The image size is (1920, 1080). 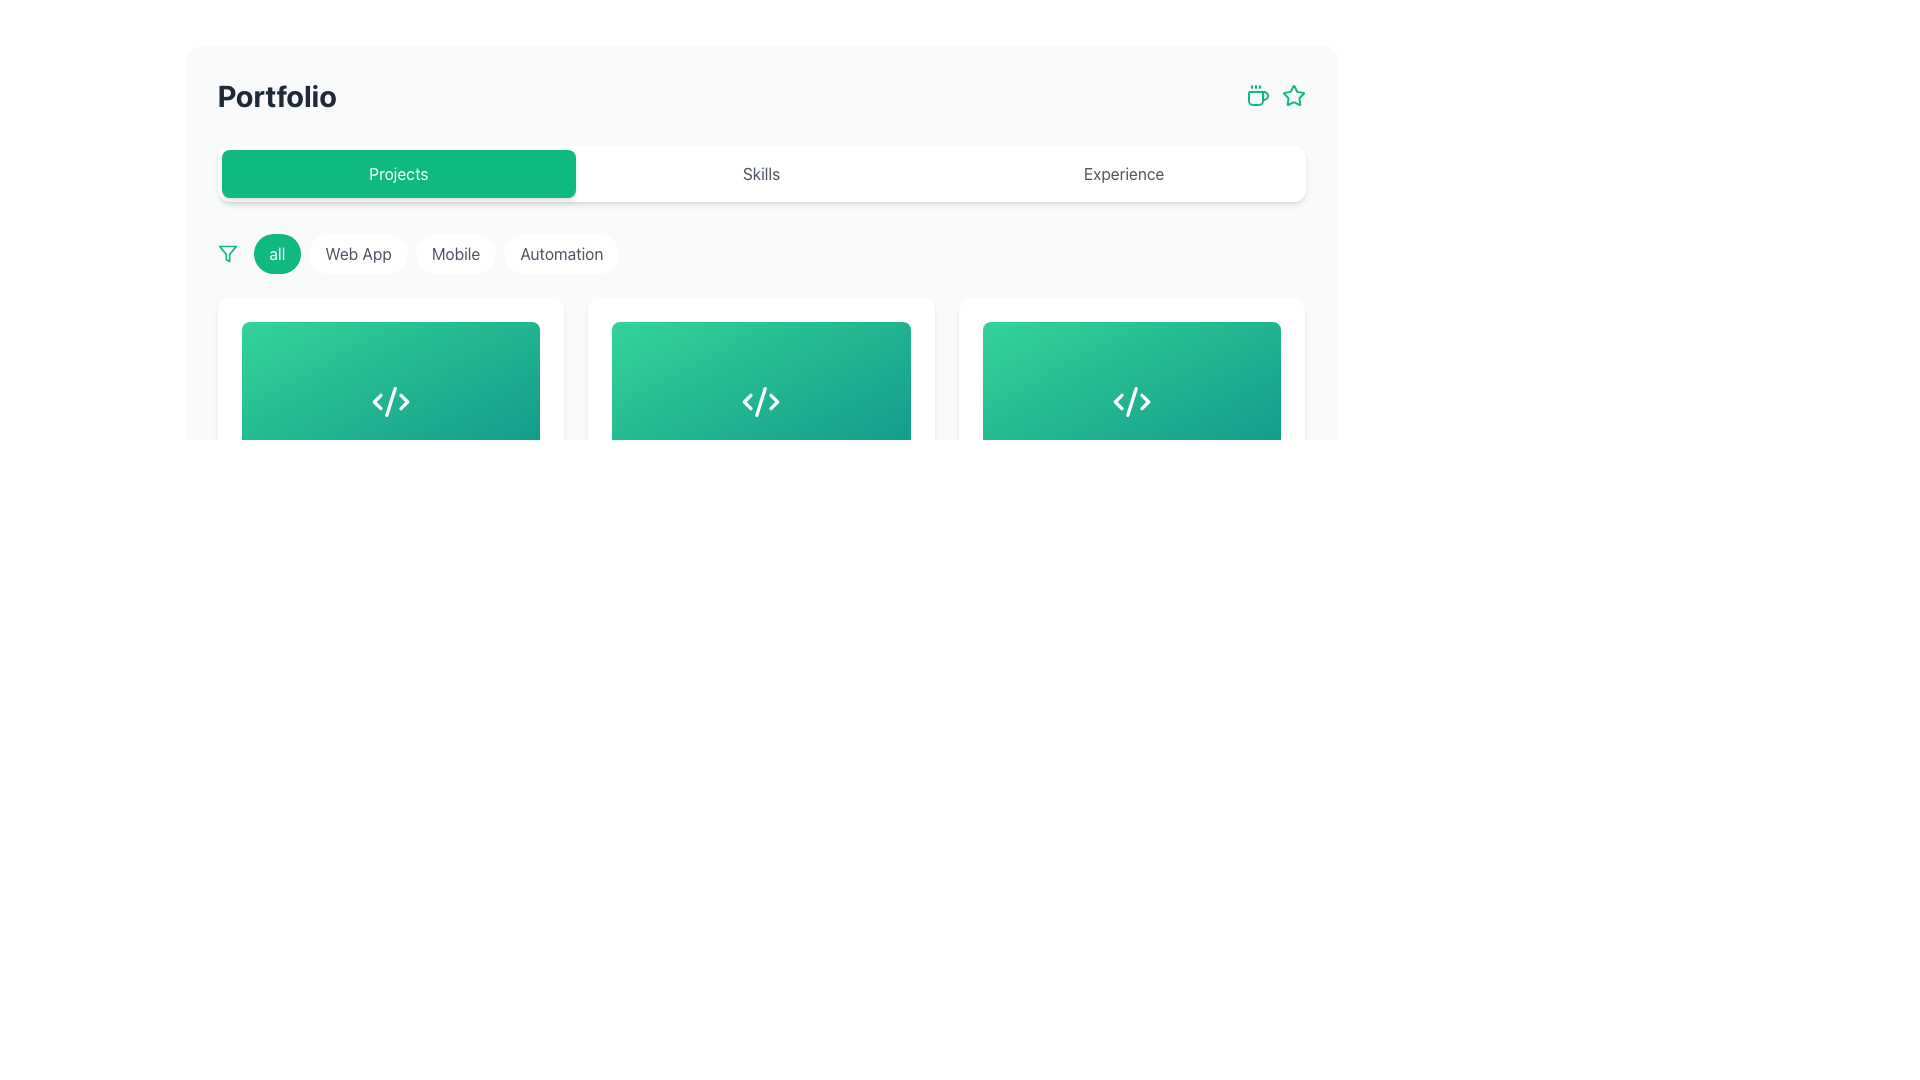 What do you see at coordinates (760, 172) in the screenshot?
I see `the 'Skills' navigation tab to trigger a visual change, which is centrally positioned among sibling tabs, specifically to the right of the 'Projects' tab and left of the 'Experience' tab` at bounding box center [760, 172].